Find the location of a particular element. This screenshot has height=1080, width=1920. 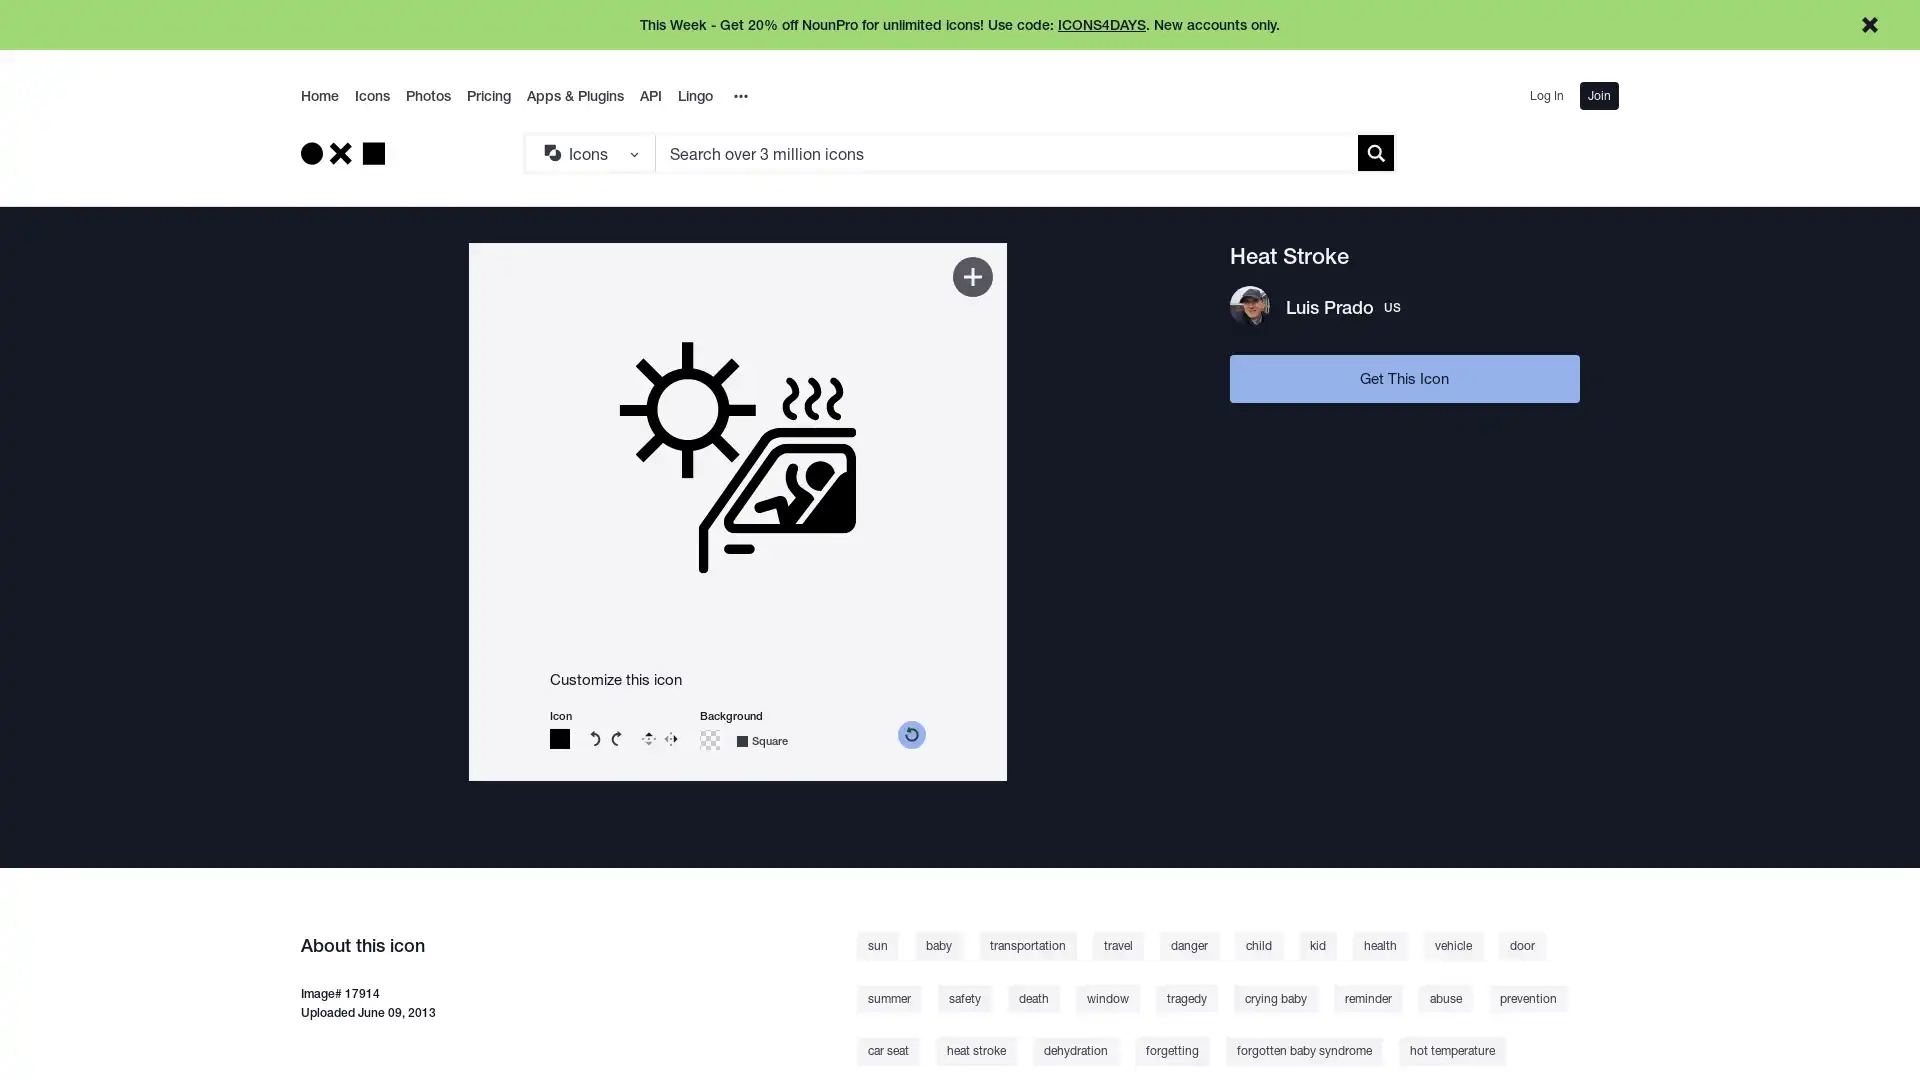

Log In is located at coordinates (1545, 96).